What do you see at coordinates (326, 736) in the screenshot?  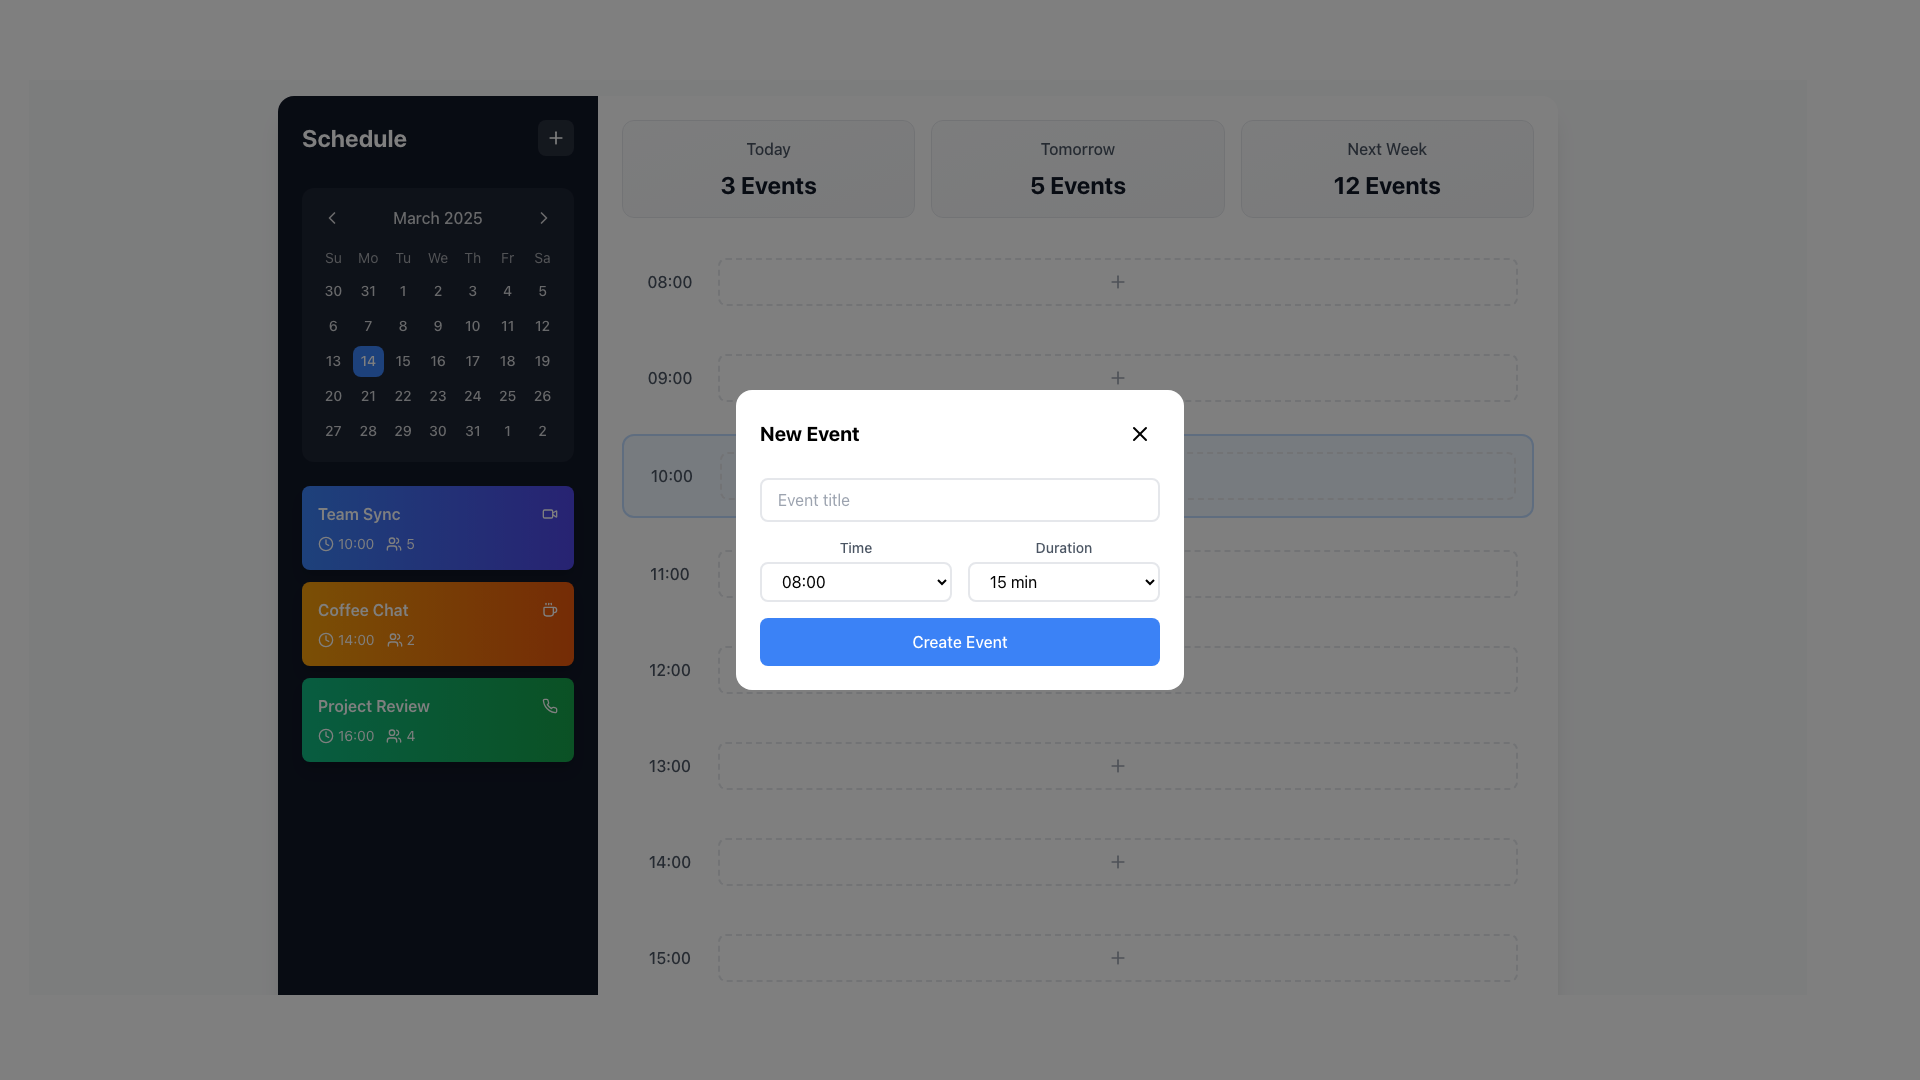 I see `the icon that visually represents the time information for the event '16:00' on the green 'Project Review' card in the schedule sidebar` at bounding box center [326, 736].